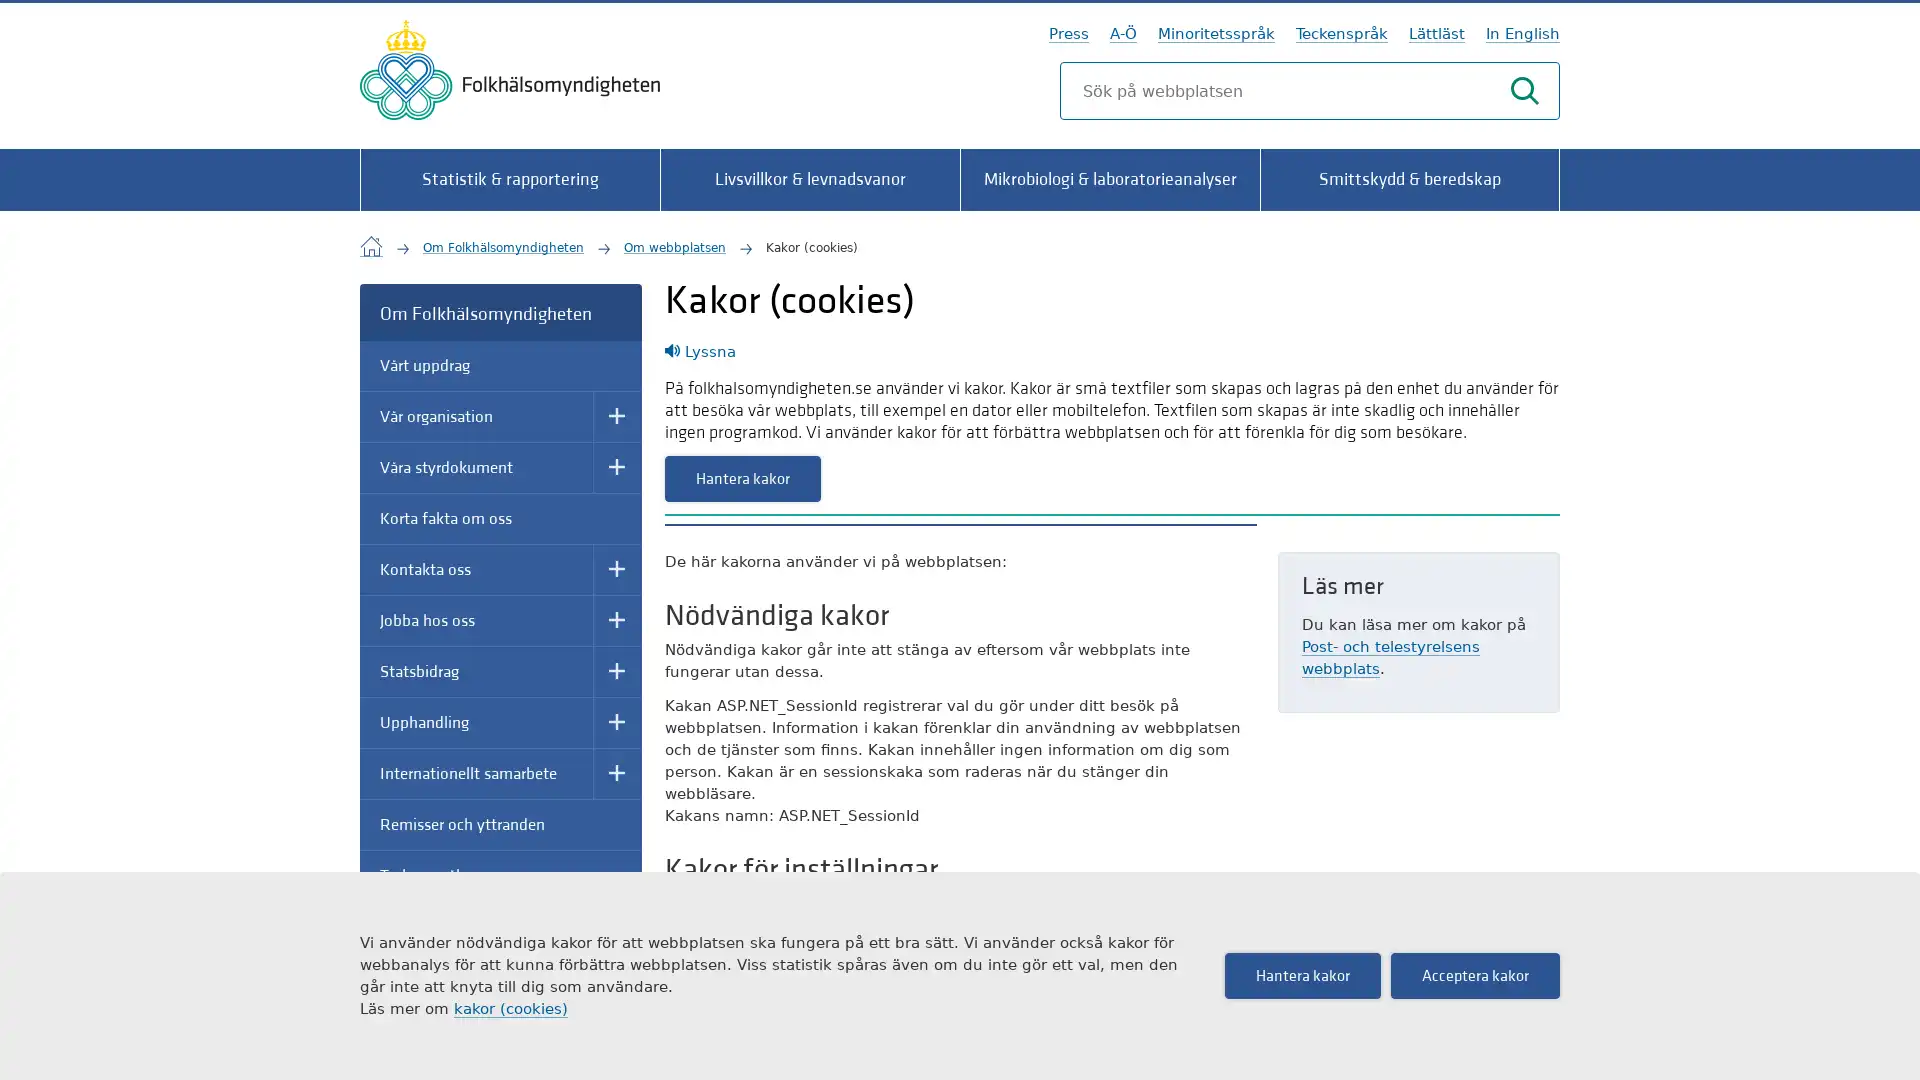 Image resolution: width=1920 pixels, height=1080 pixels. I want to click on Expandera, so click(616, 671).